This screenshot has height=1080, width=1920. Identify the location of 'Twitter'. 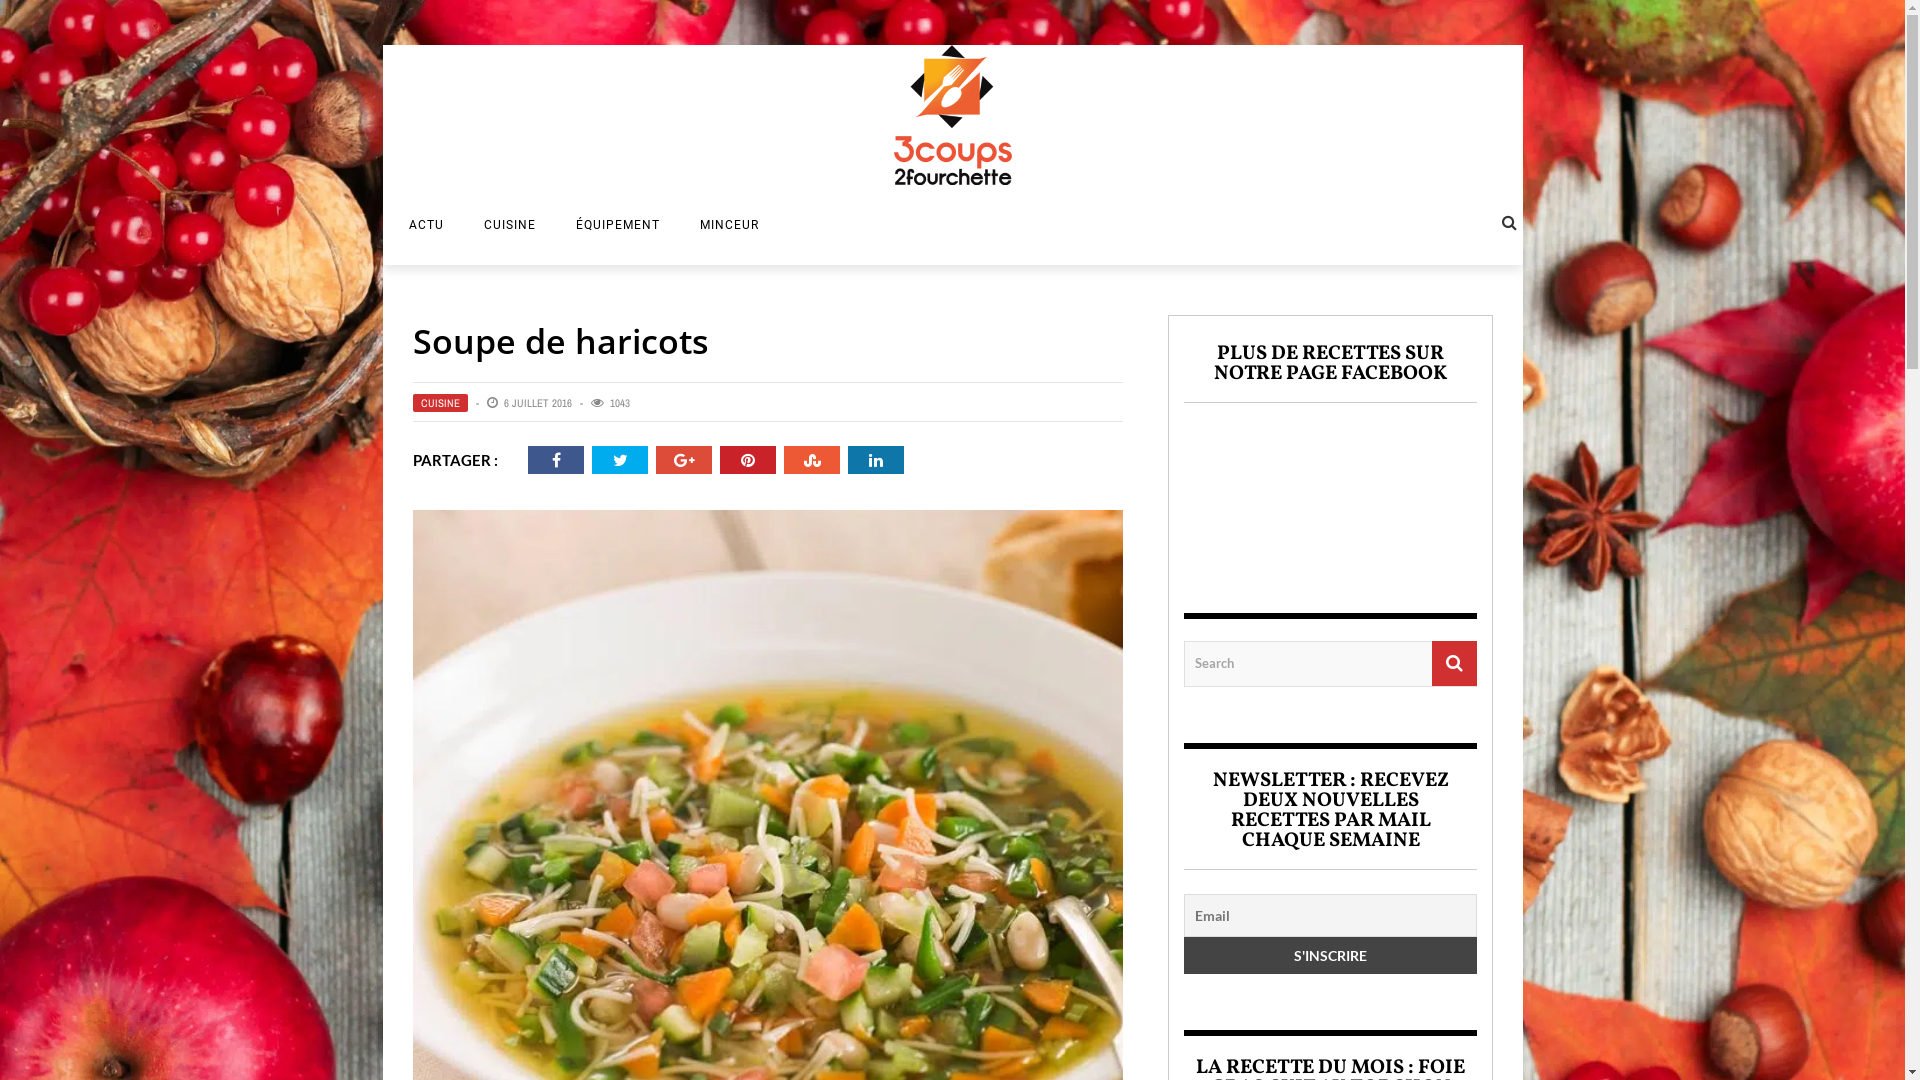
(610, 459).